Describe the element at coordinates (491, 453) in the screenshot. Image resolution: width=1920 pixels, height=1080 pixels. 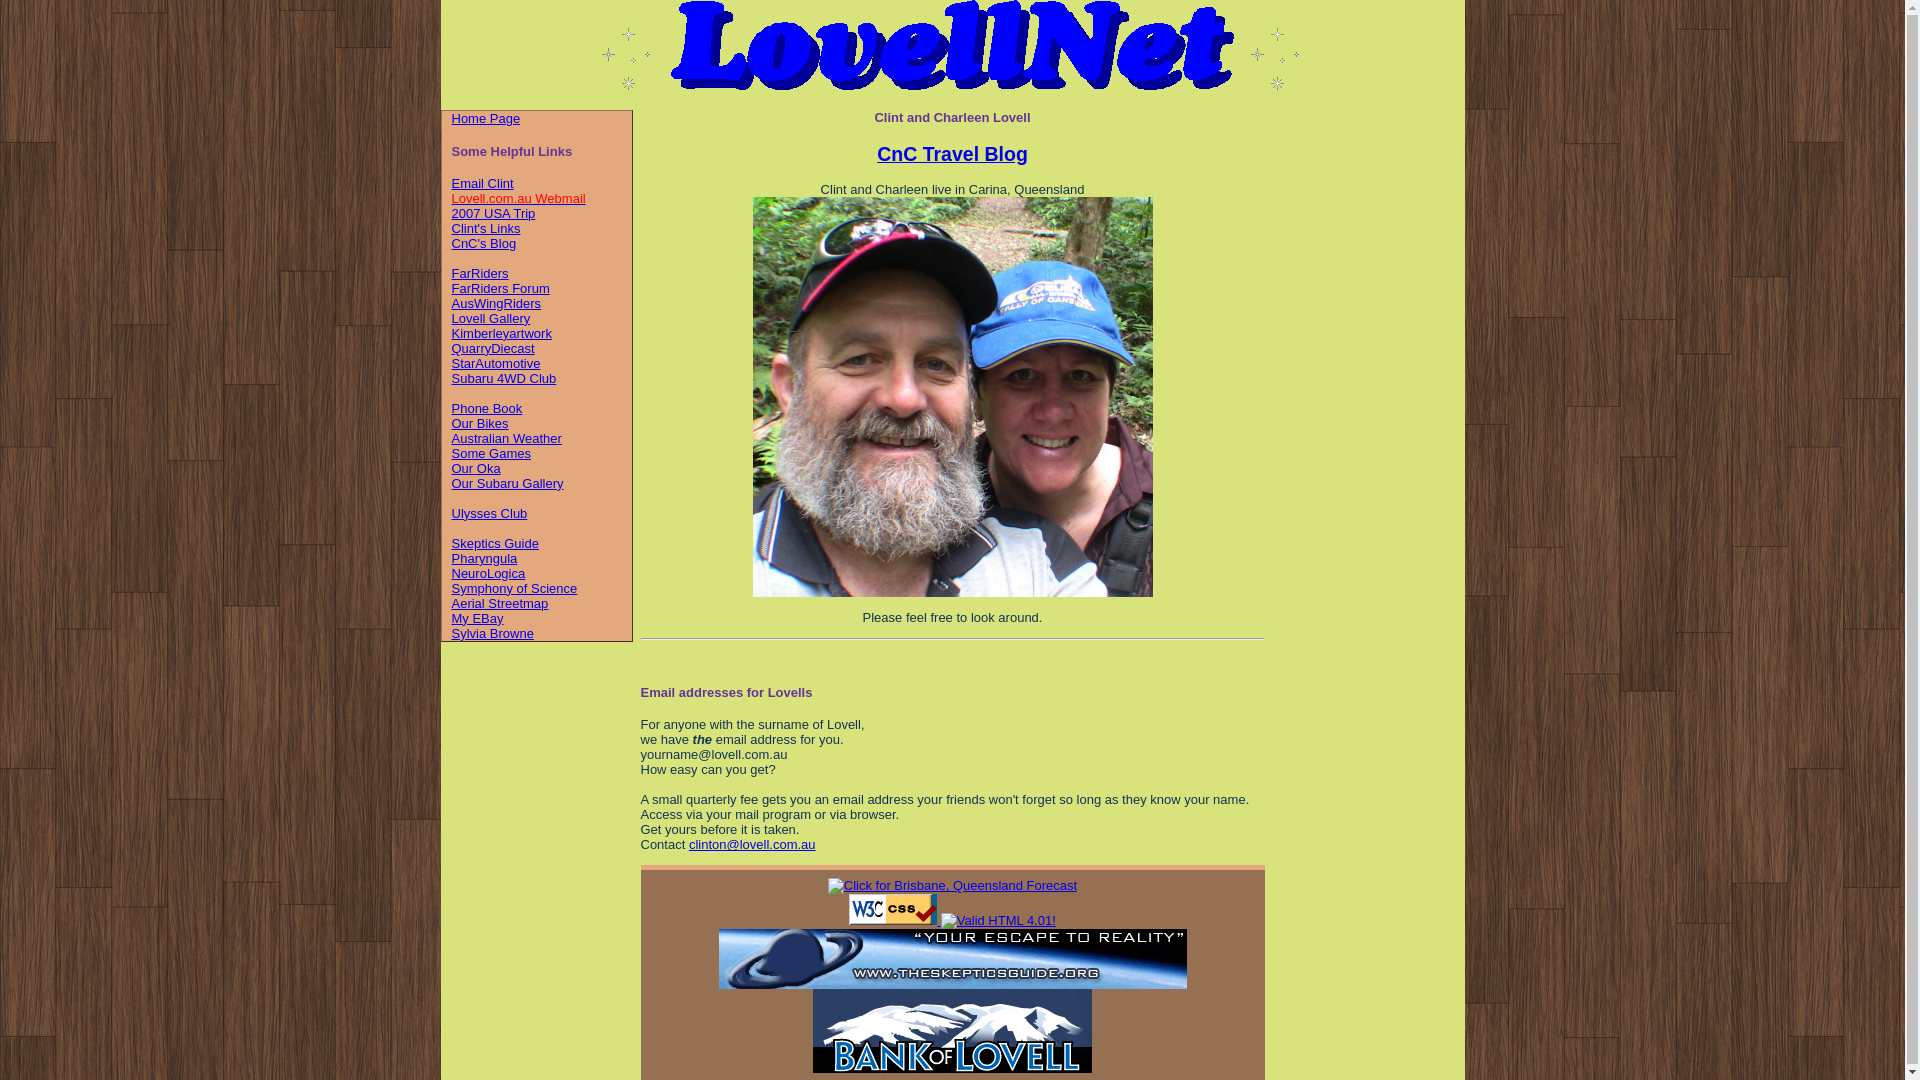
I see `'Some Games'` at that location.